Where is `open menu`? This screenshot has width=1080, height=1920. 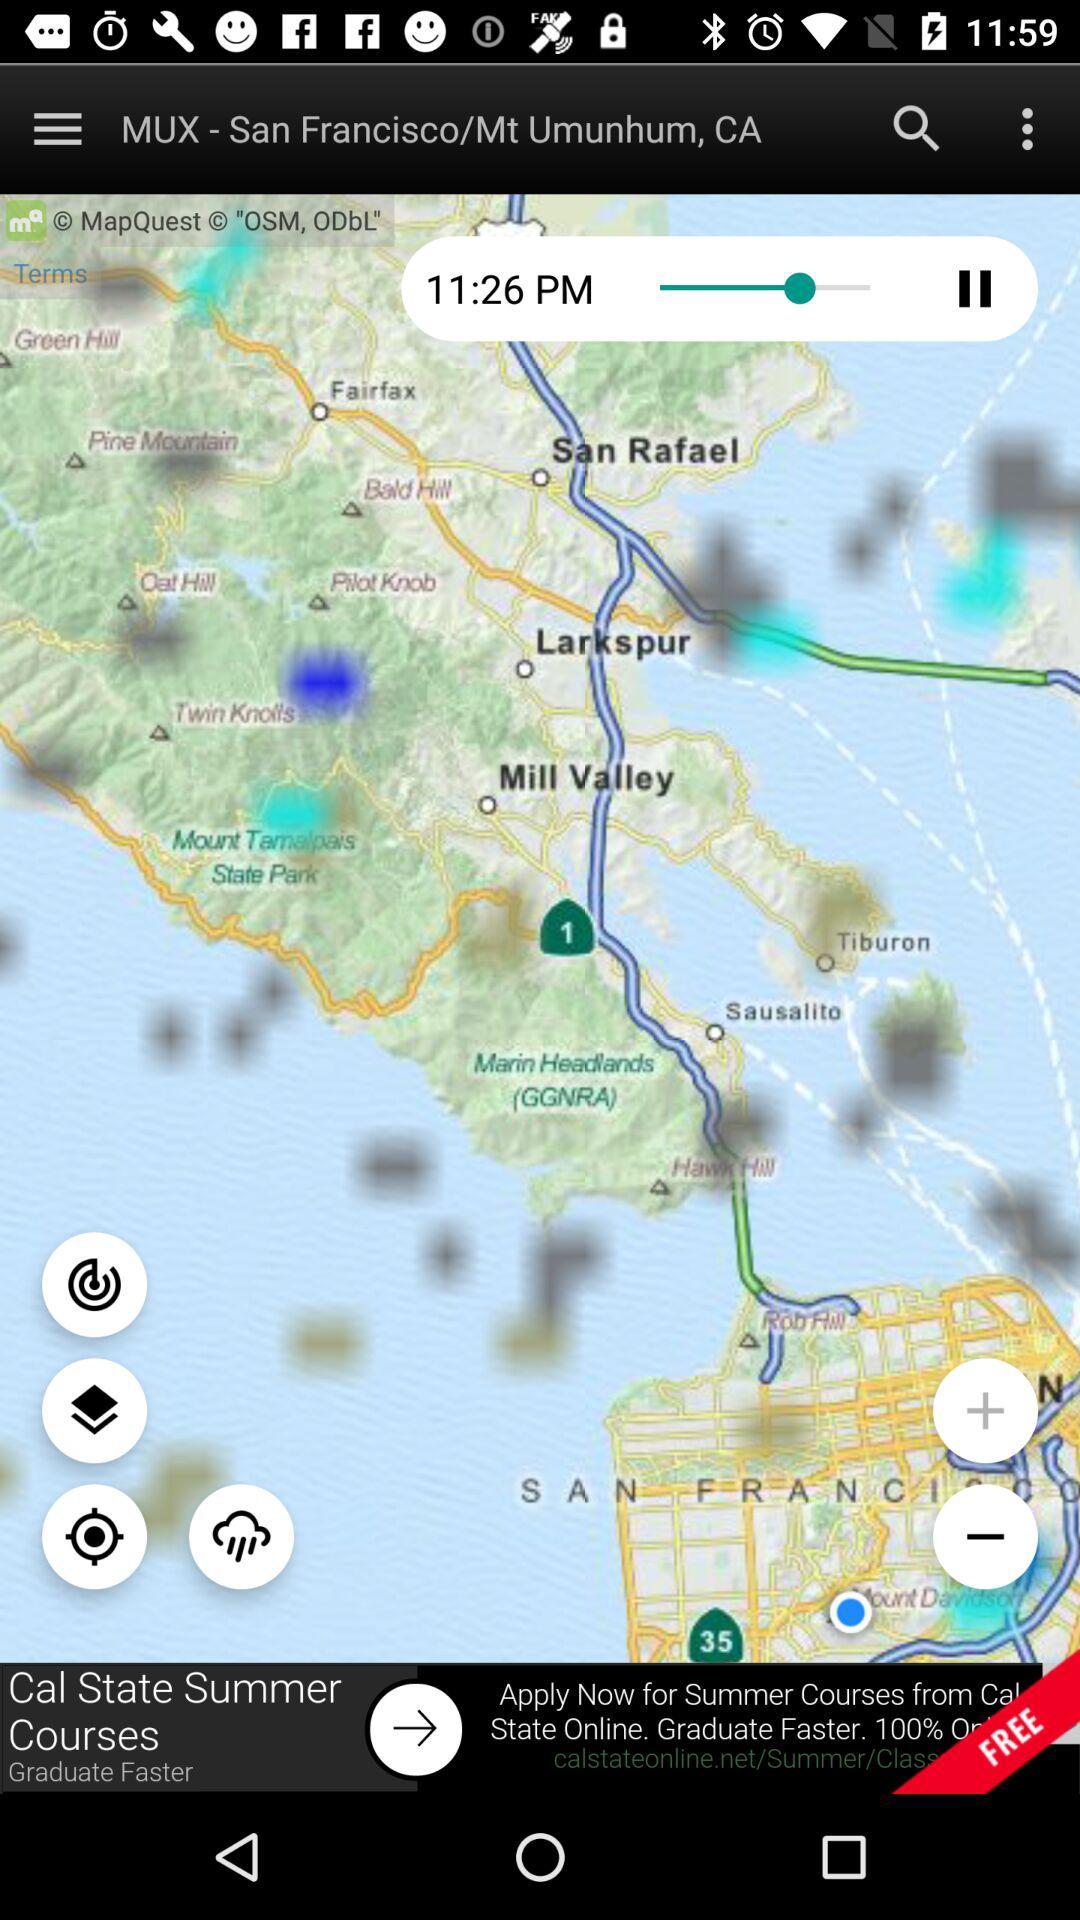
open menu is located at coordinates (1027, 127).